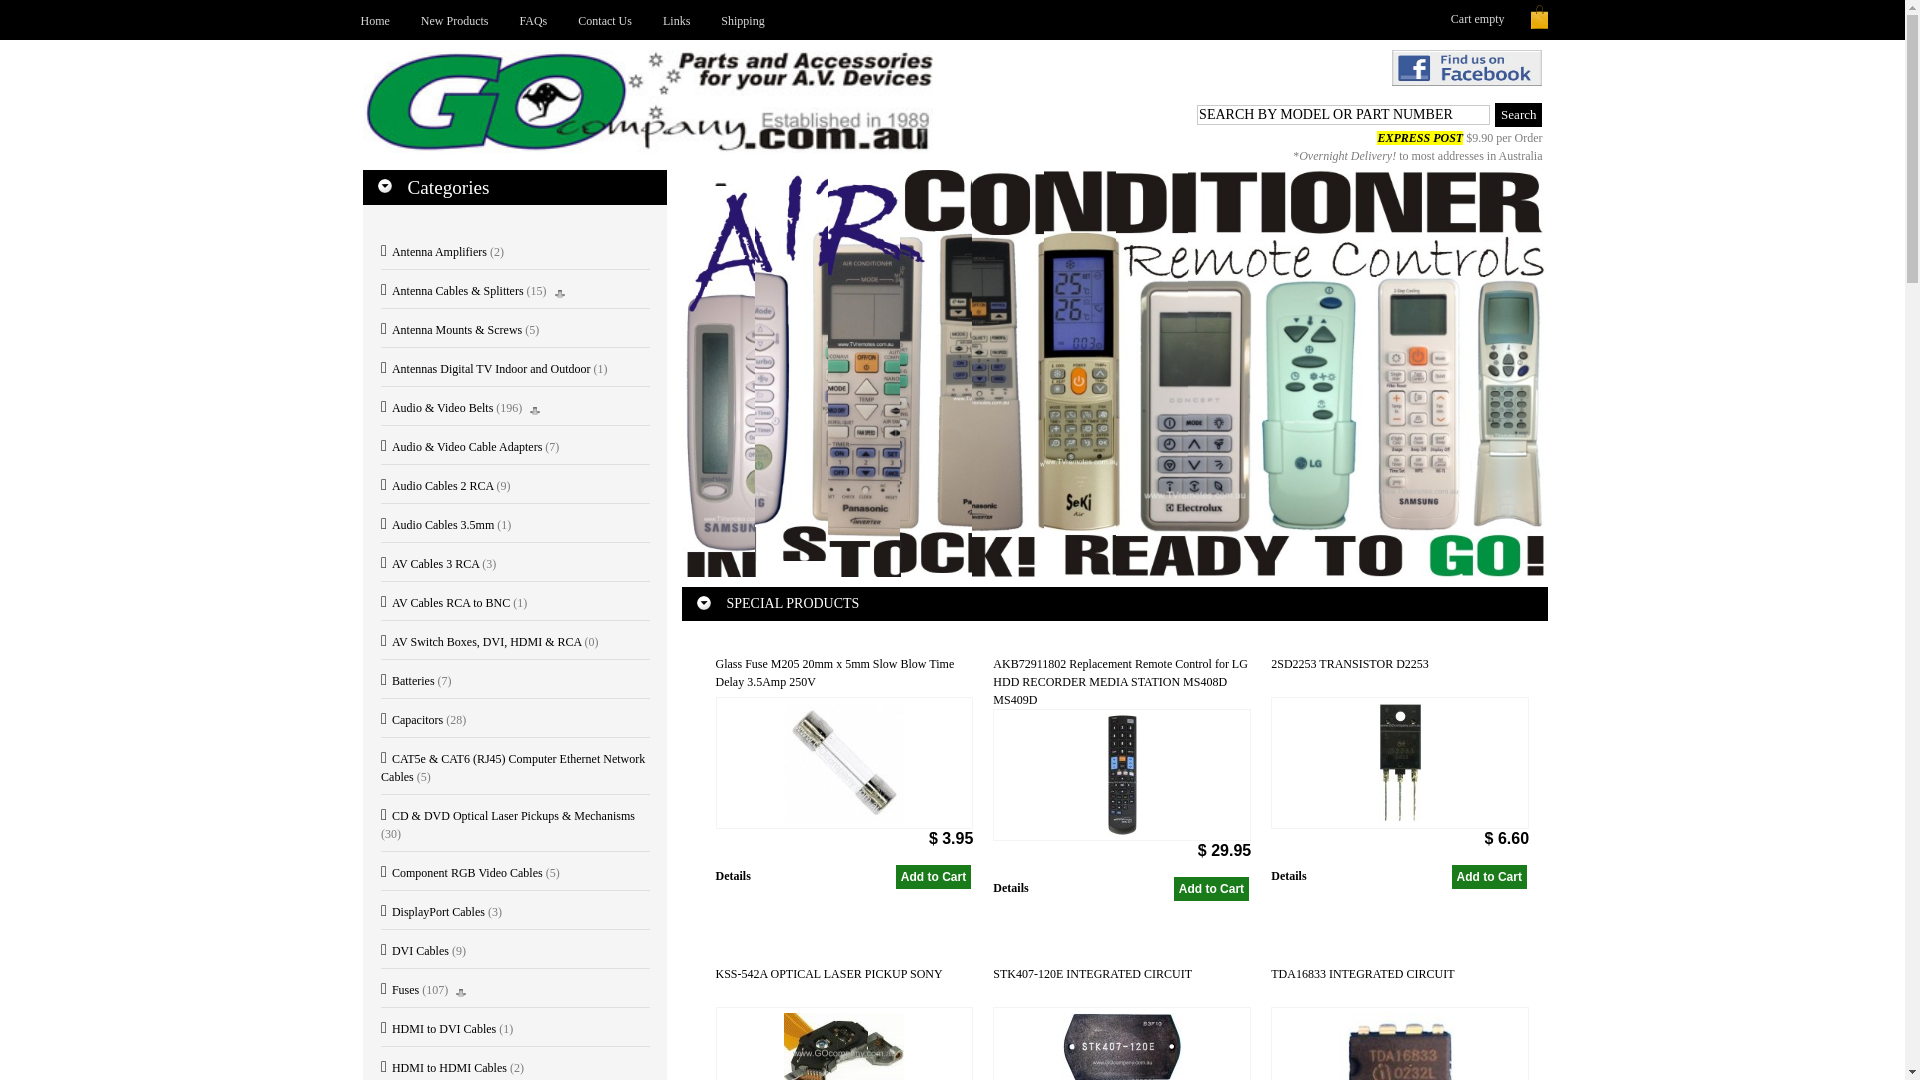  Describe the element at coordinates (407, 680) in the screenshot. I see `'Batteries'` at that location.